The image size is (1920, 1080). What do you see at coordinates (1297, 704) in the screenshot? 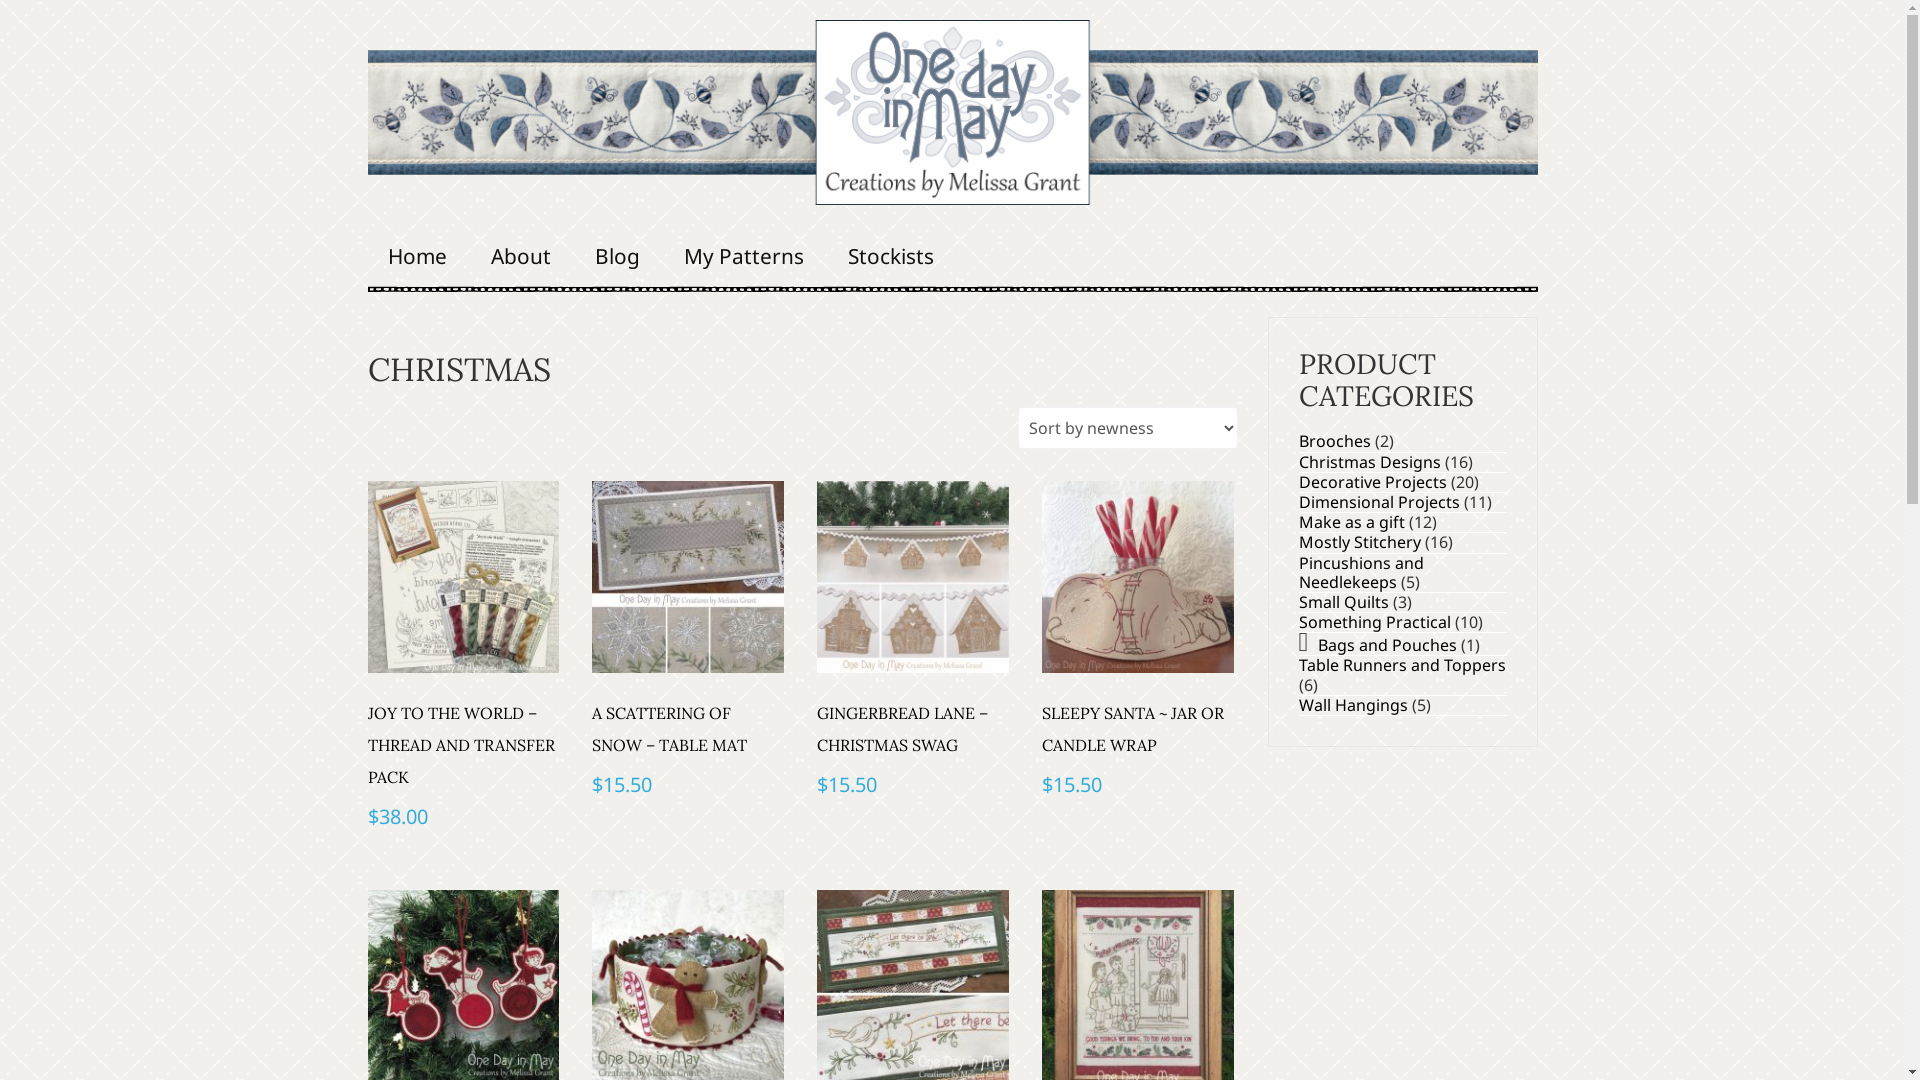
I see `'Wall Hangings'` at bounding box center [1297, 704].